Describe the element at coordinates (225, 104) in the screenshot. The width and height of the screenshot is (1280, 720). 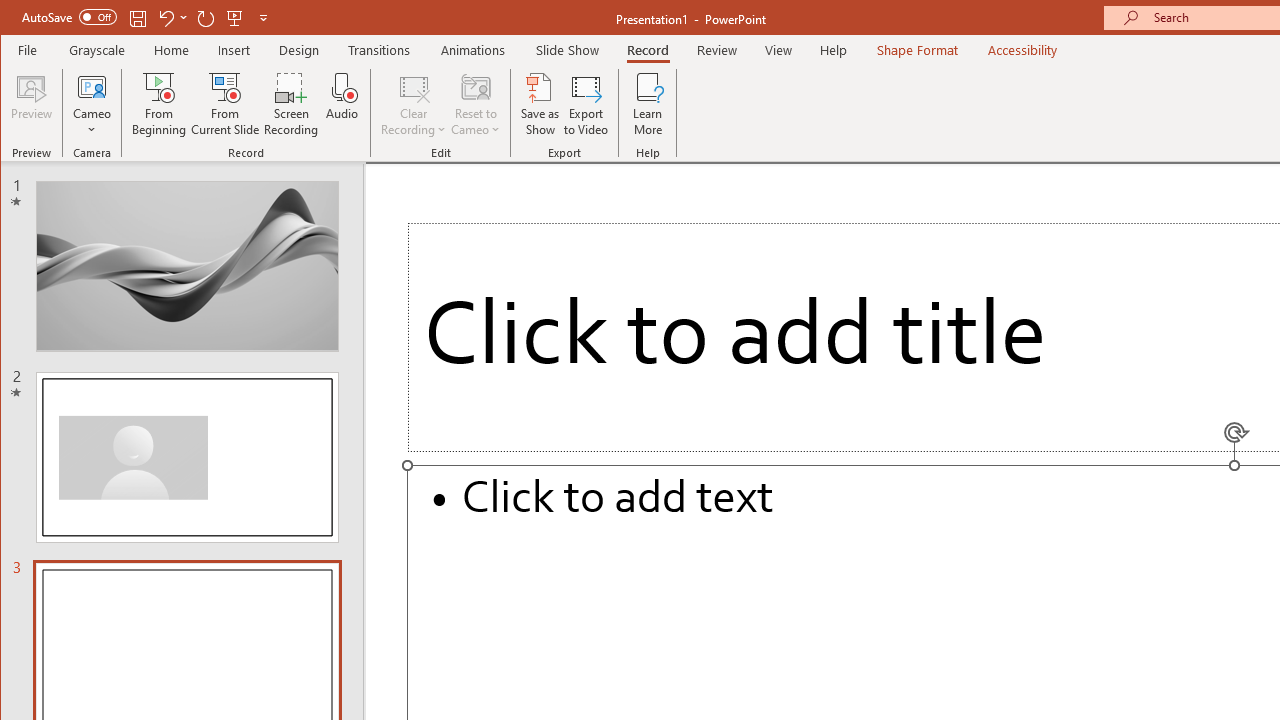
I see `'From Current Slide...'` at that location.